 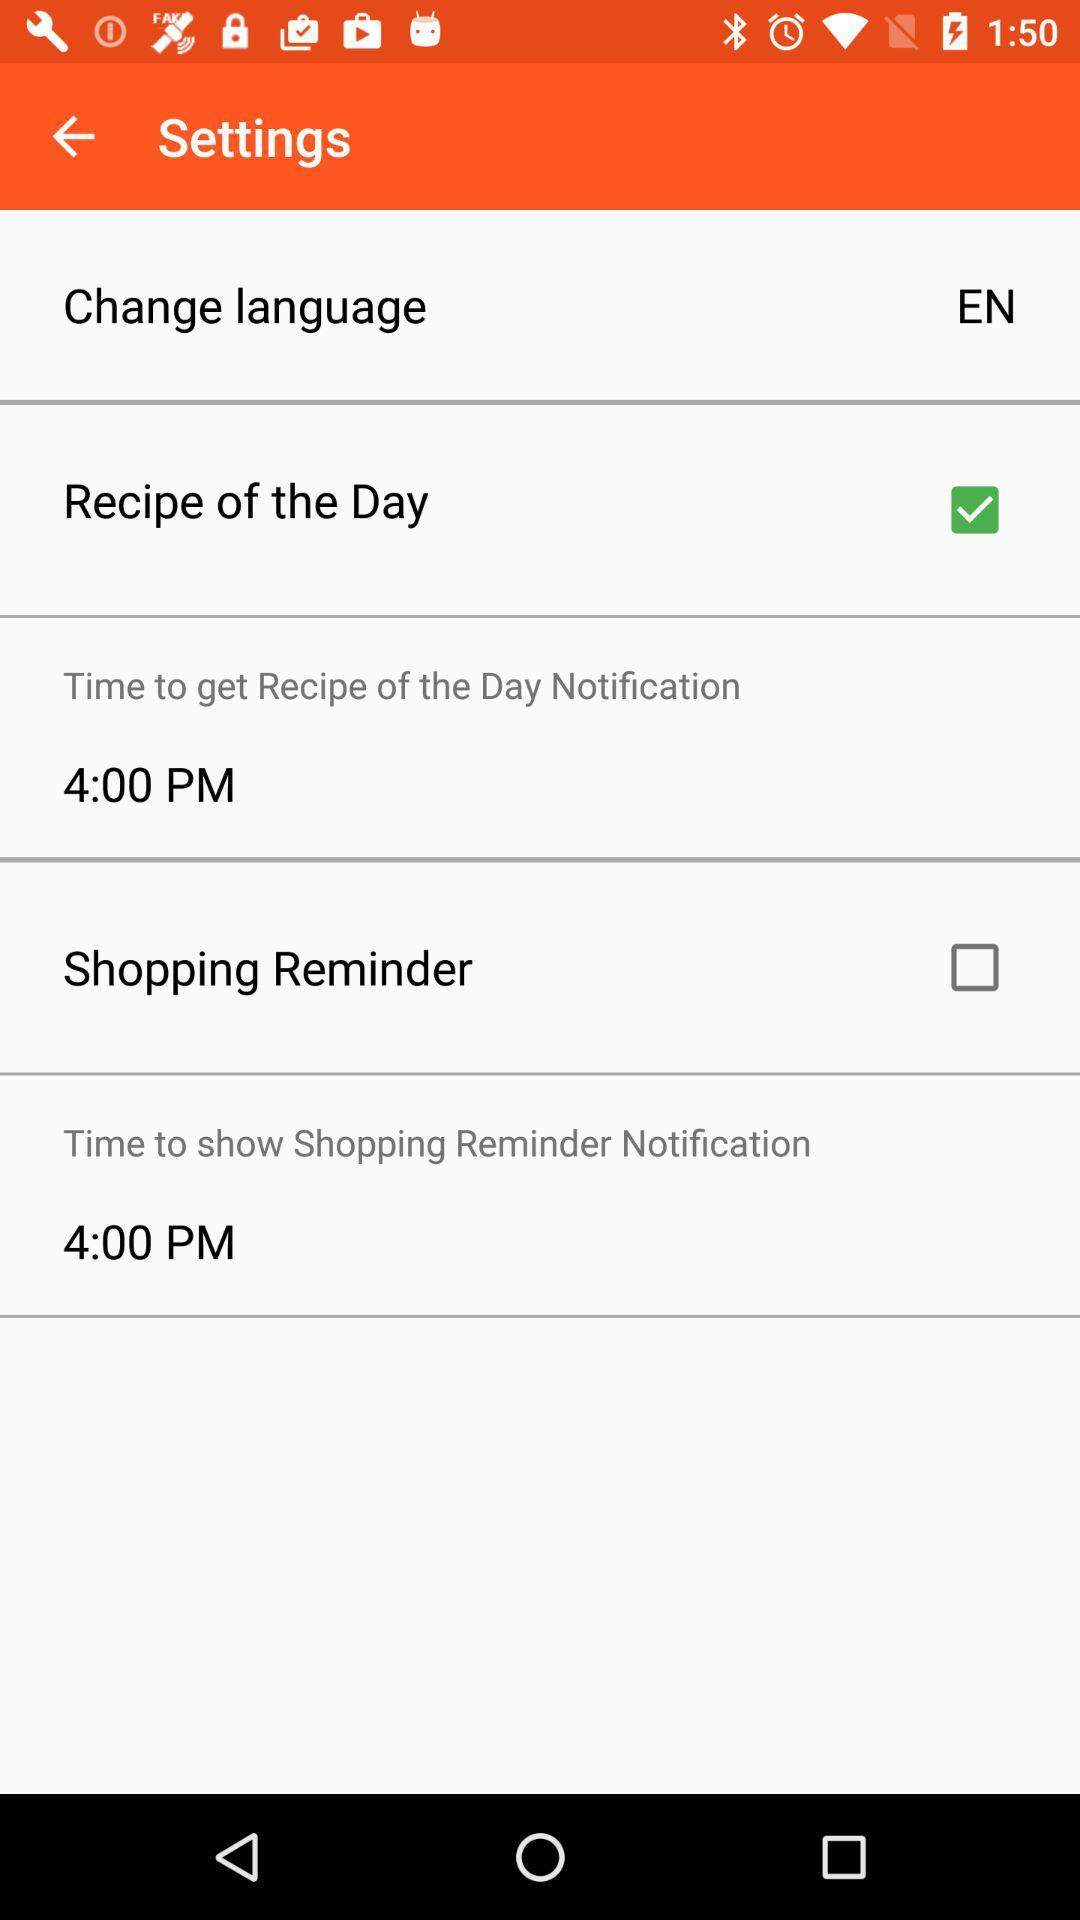 What do you see at coordinates (974, 968) in the screenshot?
I see `the check box on the right side of text shopping reminder` at bounding box center [974, 968].